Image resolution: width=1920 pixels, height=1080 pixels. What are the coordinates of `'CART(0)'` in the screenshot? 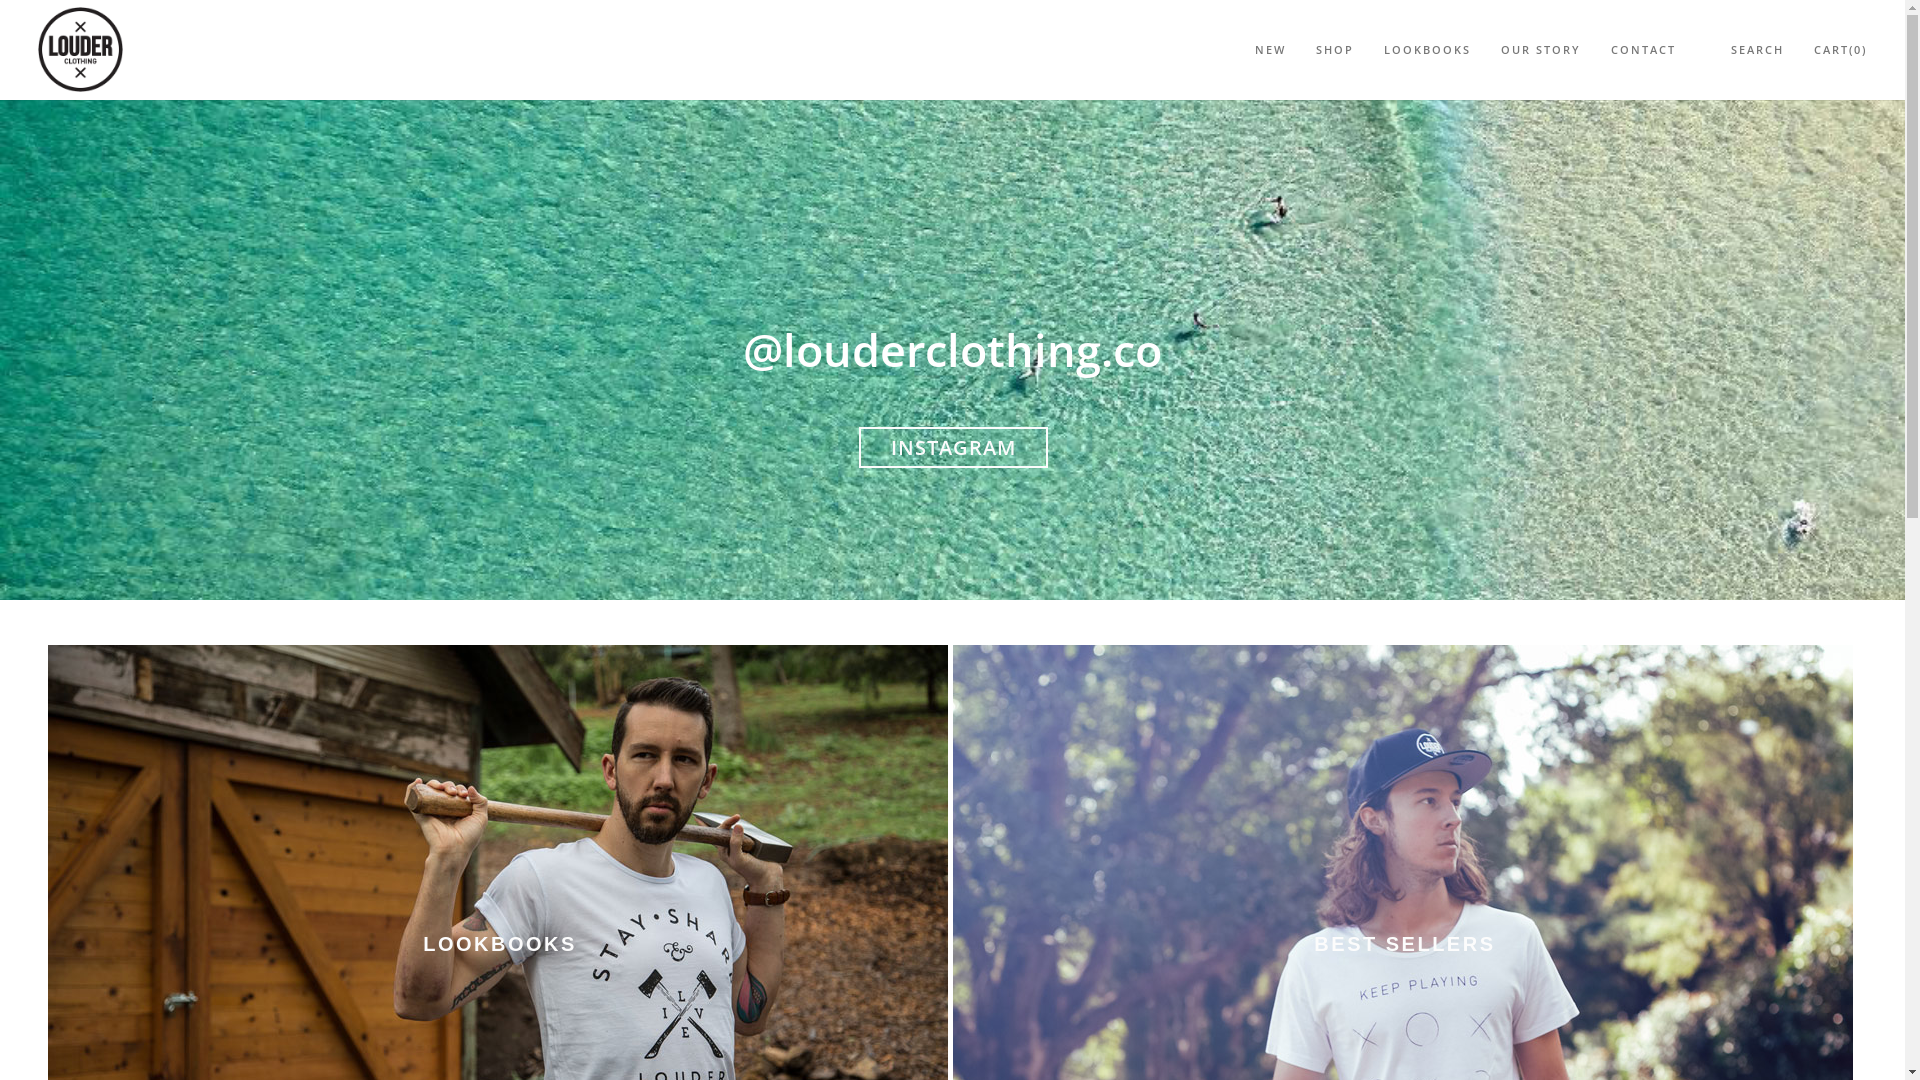 It's located at (1840, 49).